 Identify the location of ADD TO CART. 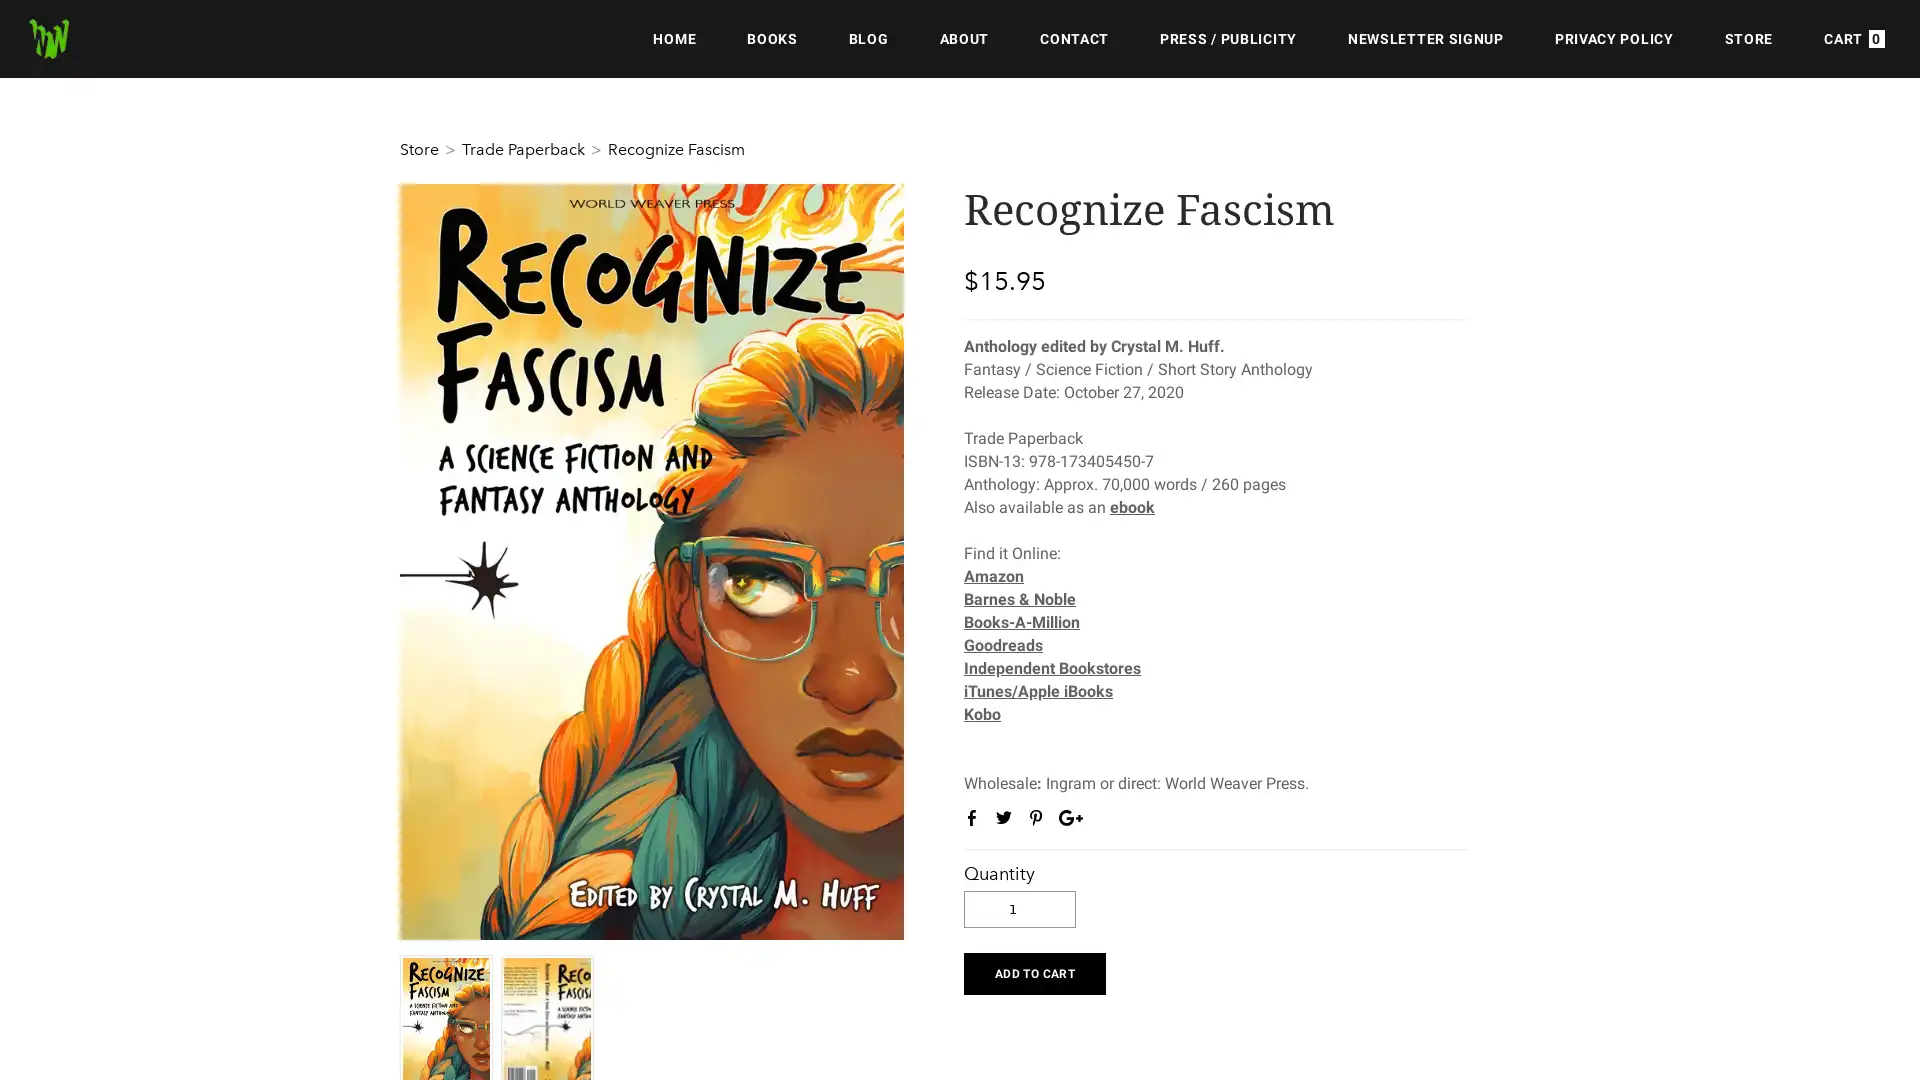
(1034, 971).